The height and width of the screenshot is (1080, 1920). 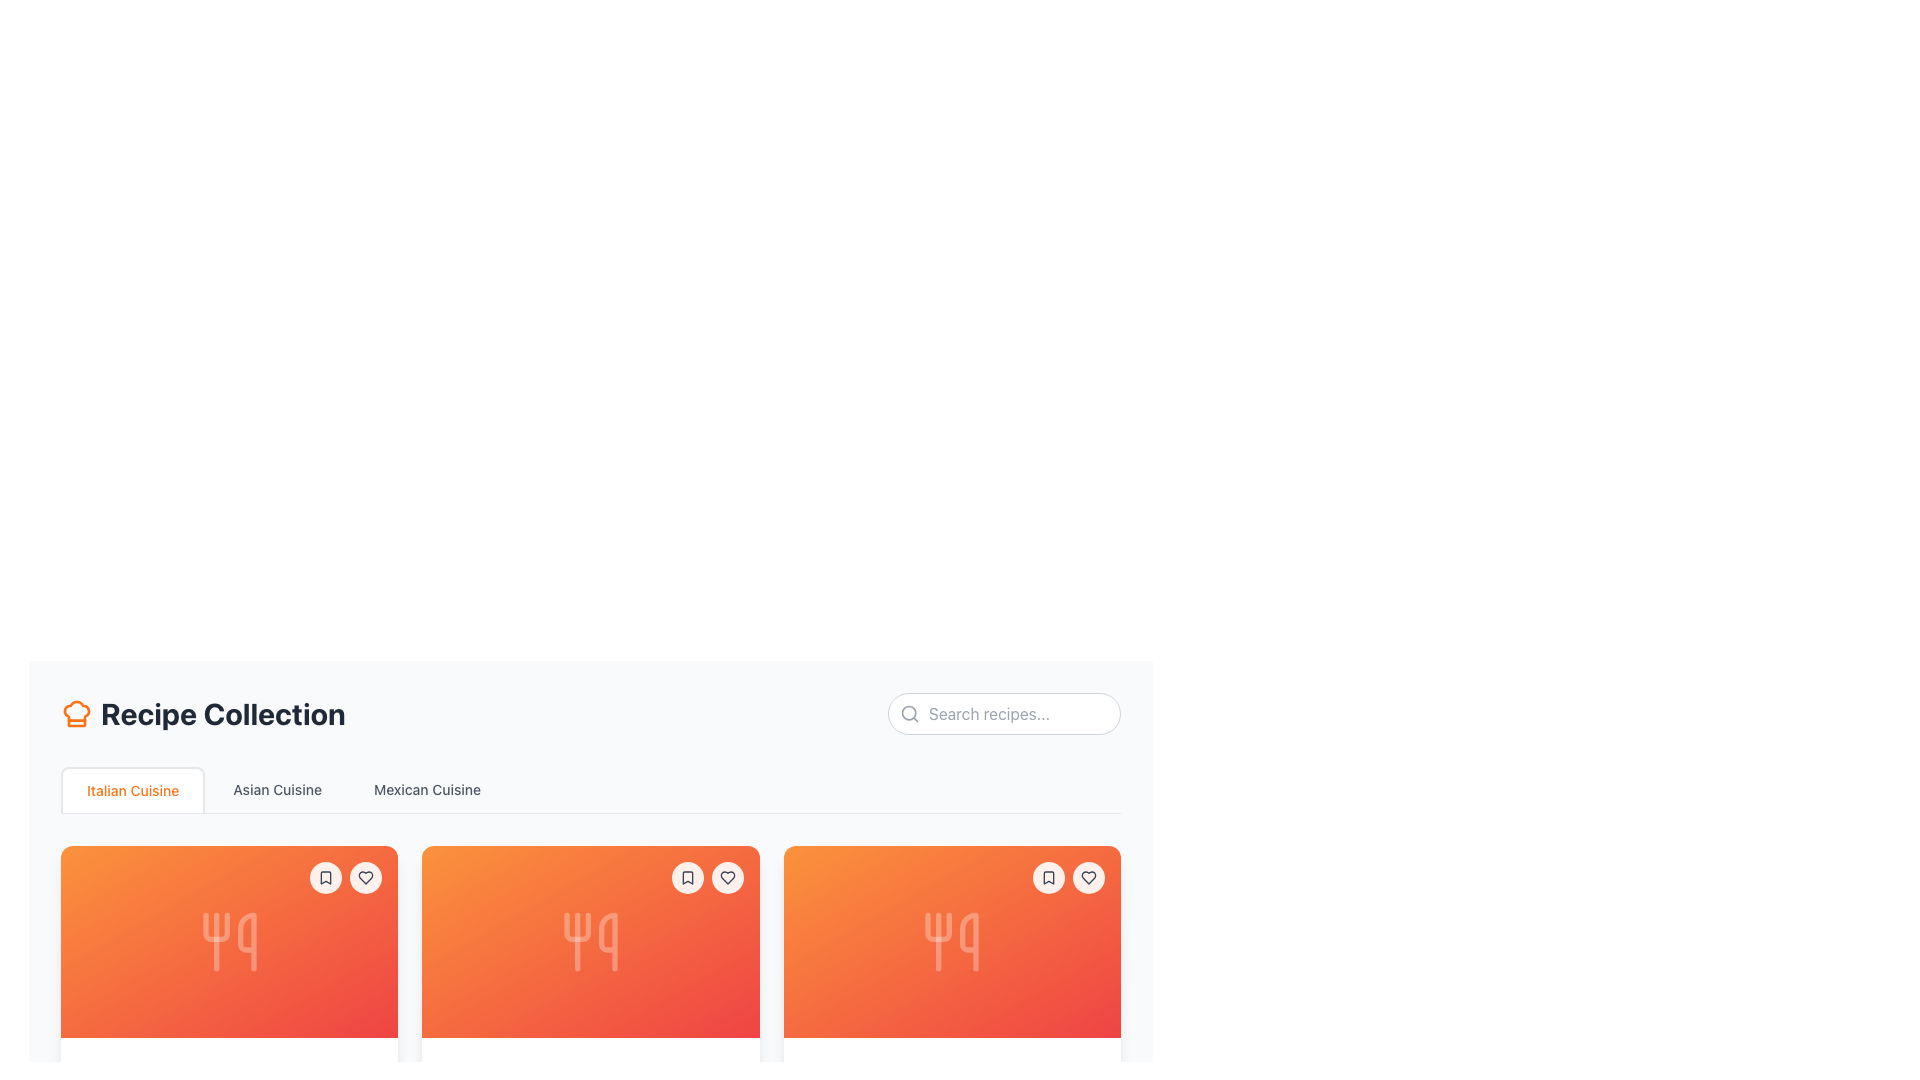 What do you see at coordinates (366, 877) in the screenshot?
I see `the button in the top-right corner of the first recipe card` at bounding box center [366, 877].